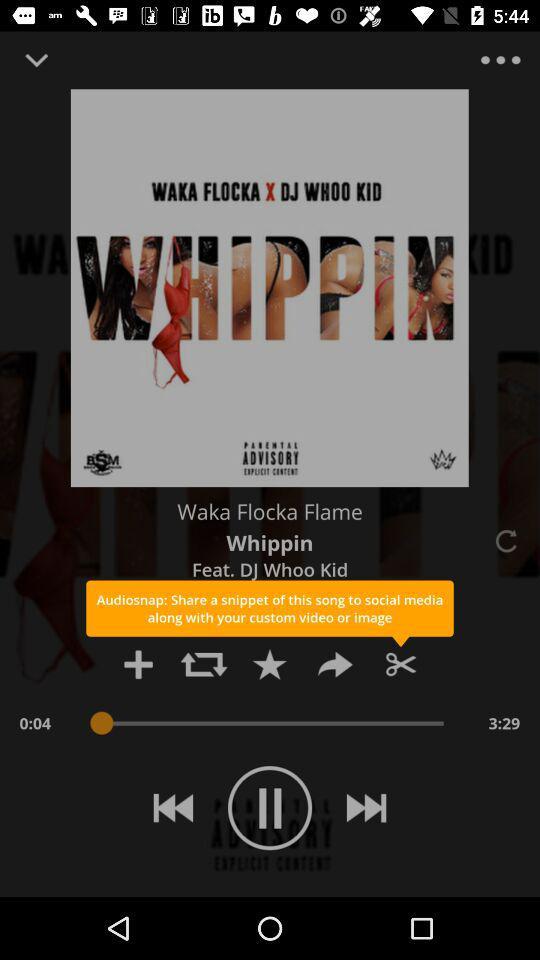  I want to click on the image above the text waka flocka flame, so click(270, 287).